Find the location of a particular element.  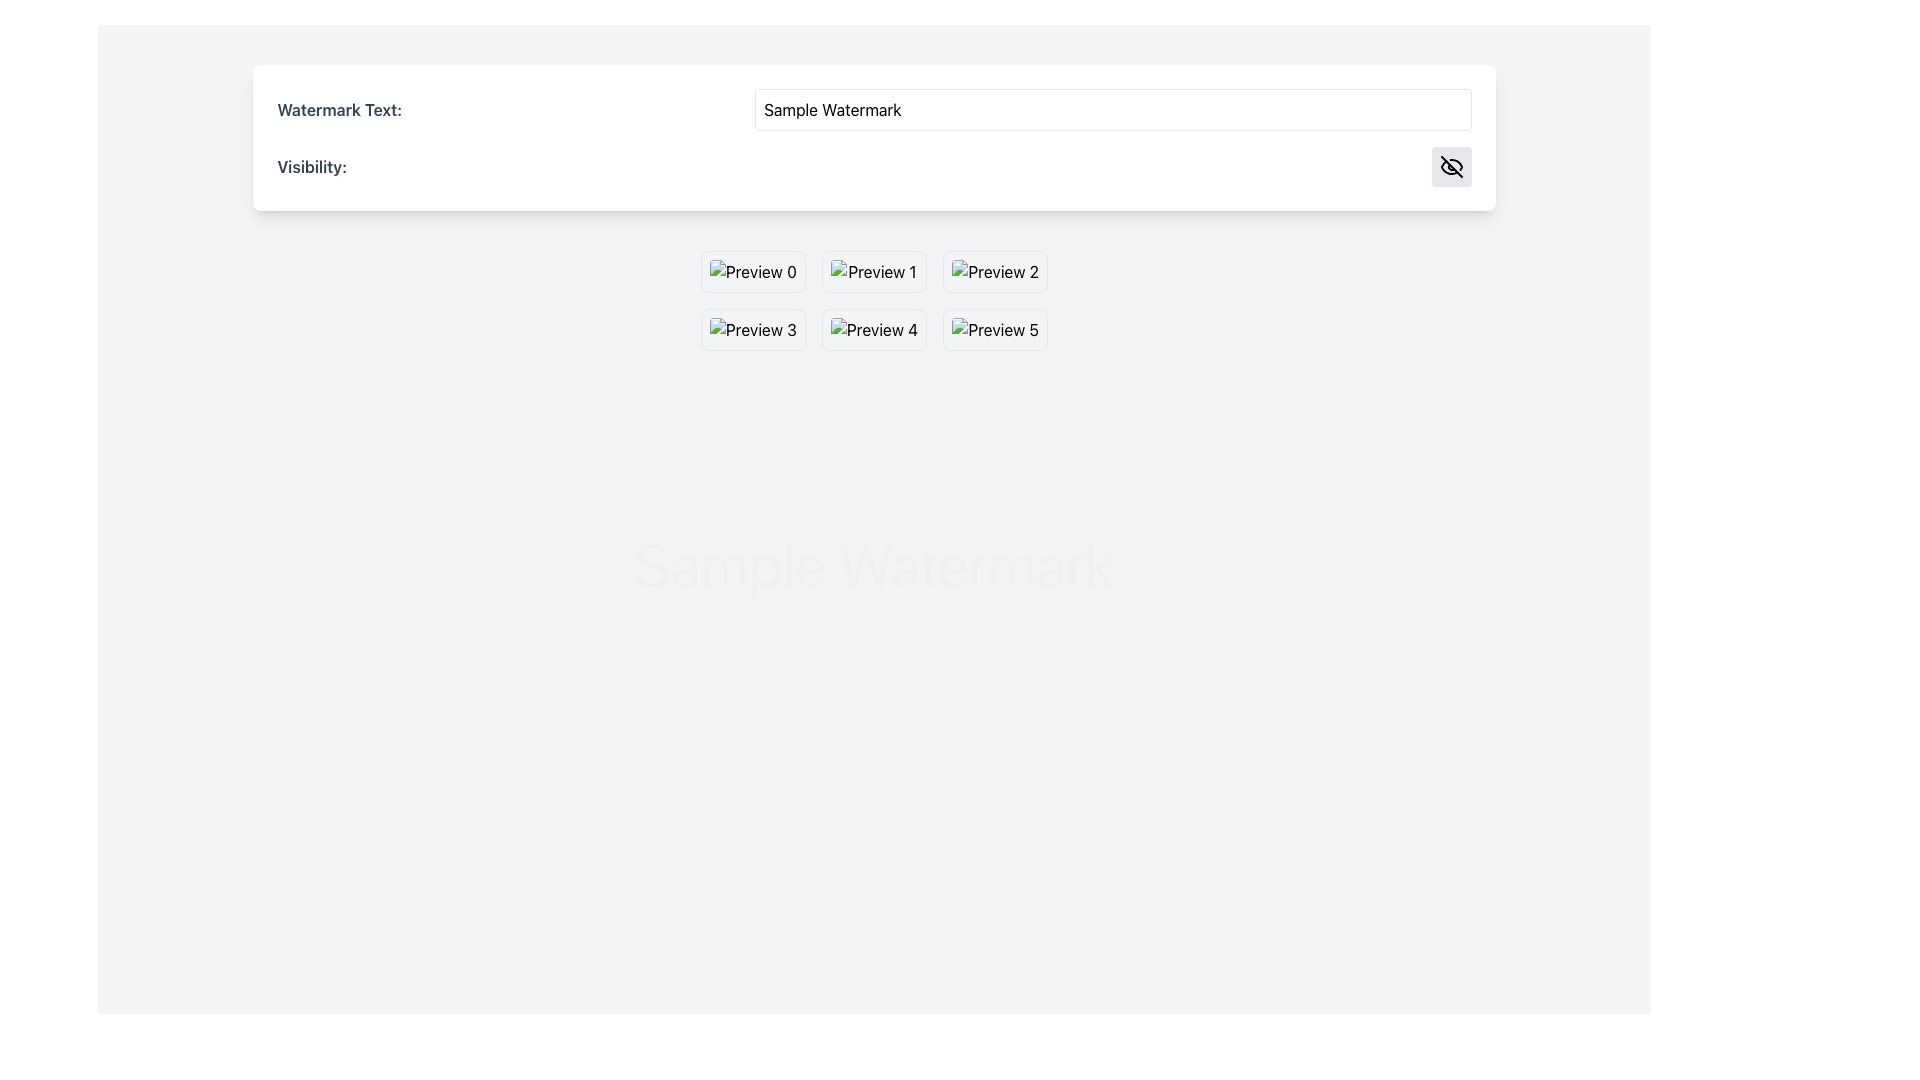

the first item is located at coordinates (752, 272).